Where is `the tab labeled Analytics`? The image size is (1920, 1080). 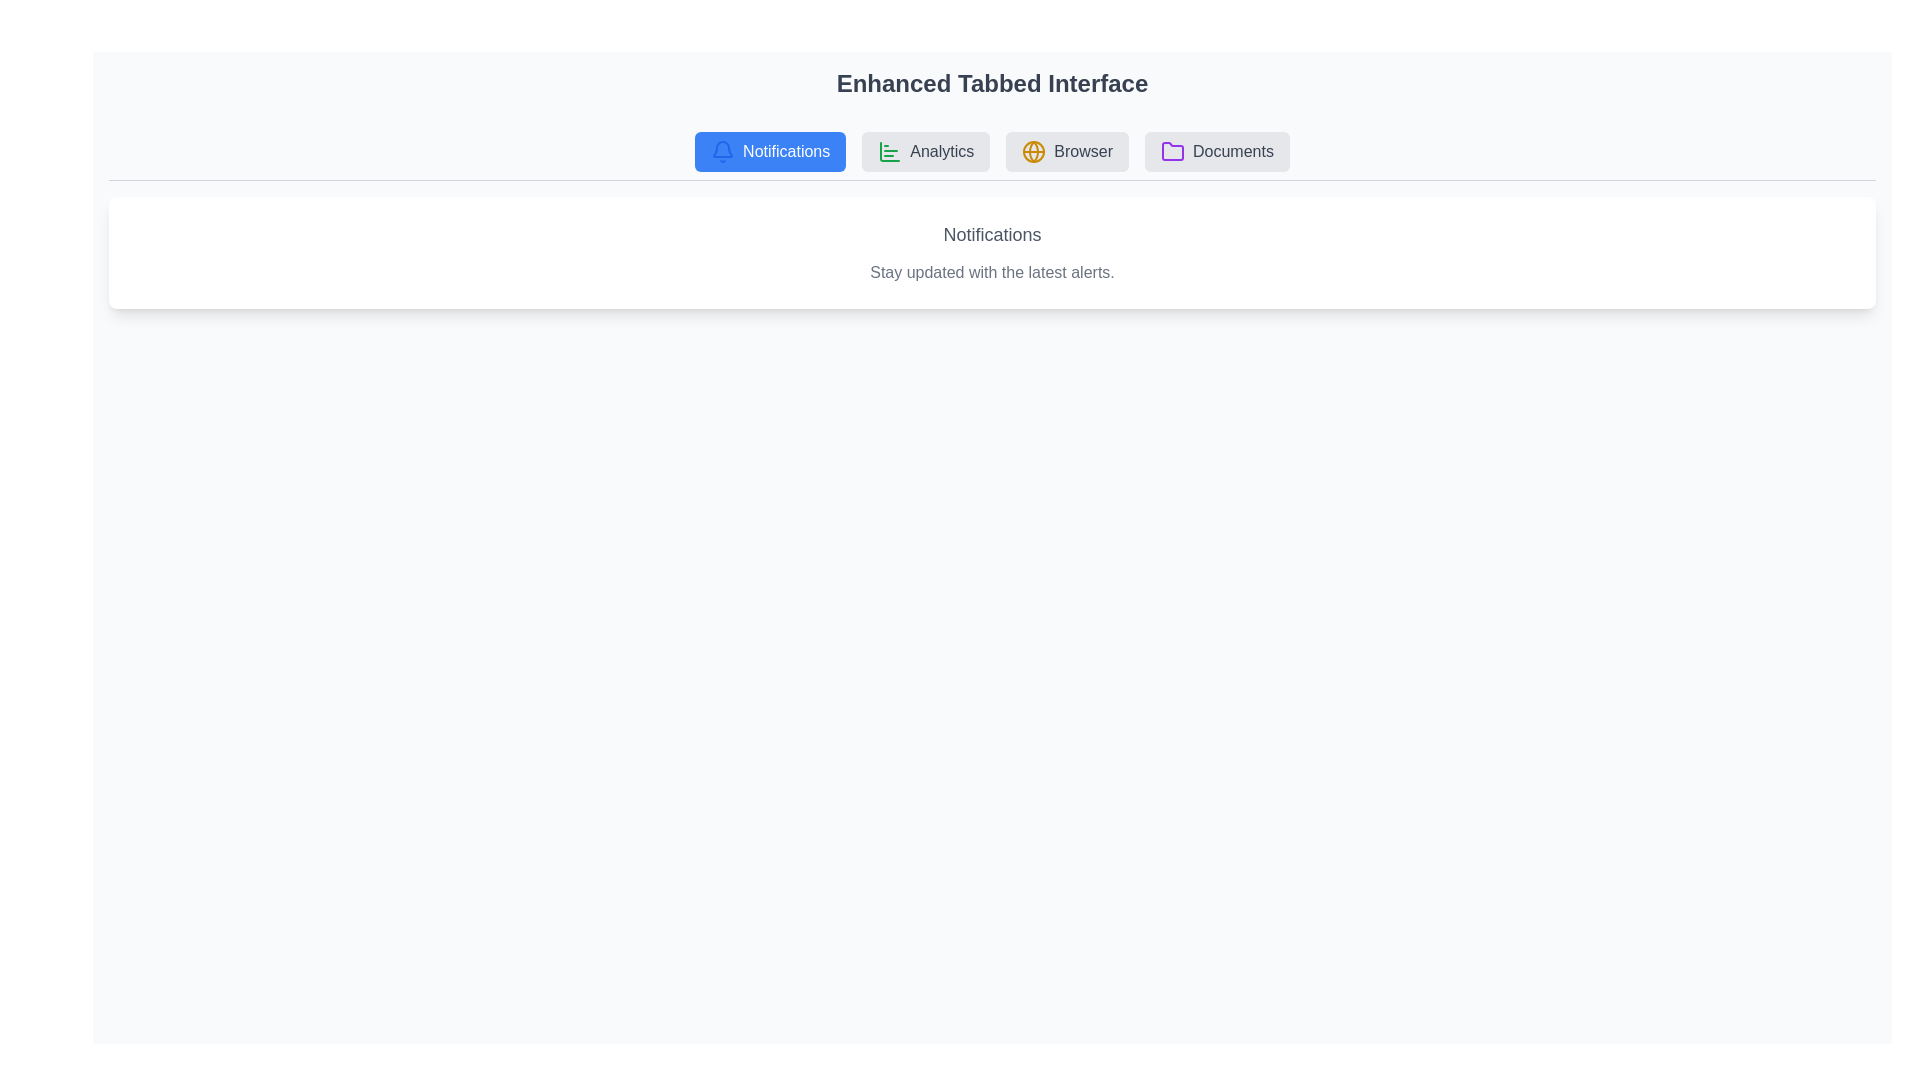 the tab labeled Analytics is located at coordinates (925, 150).